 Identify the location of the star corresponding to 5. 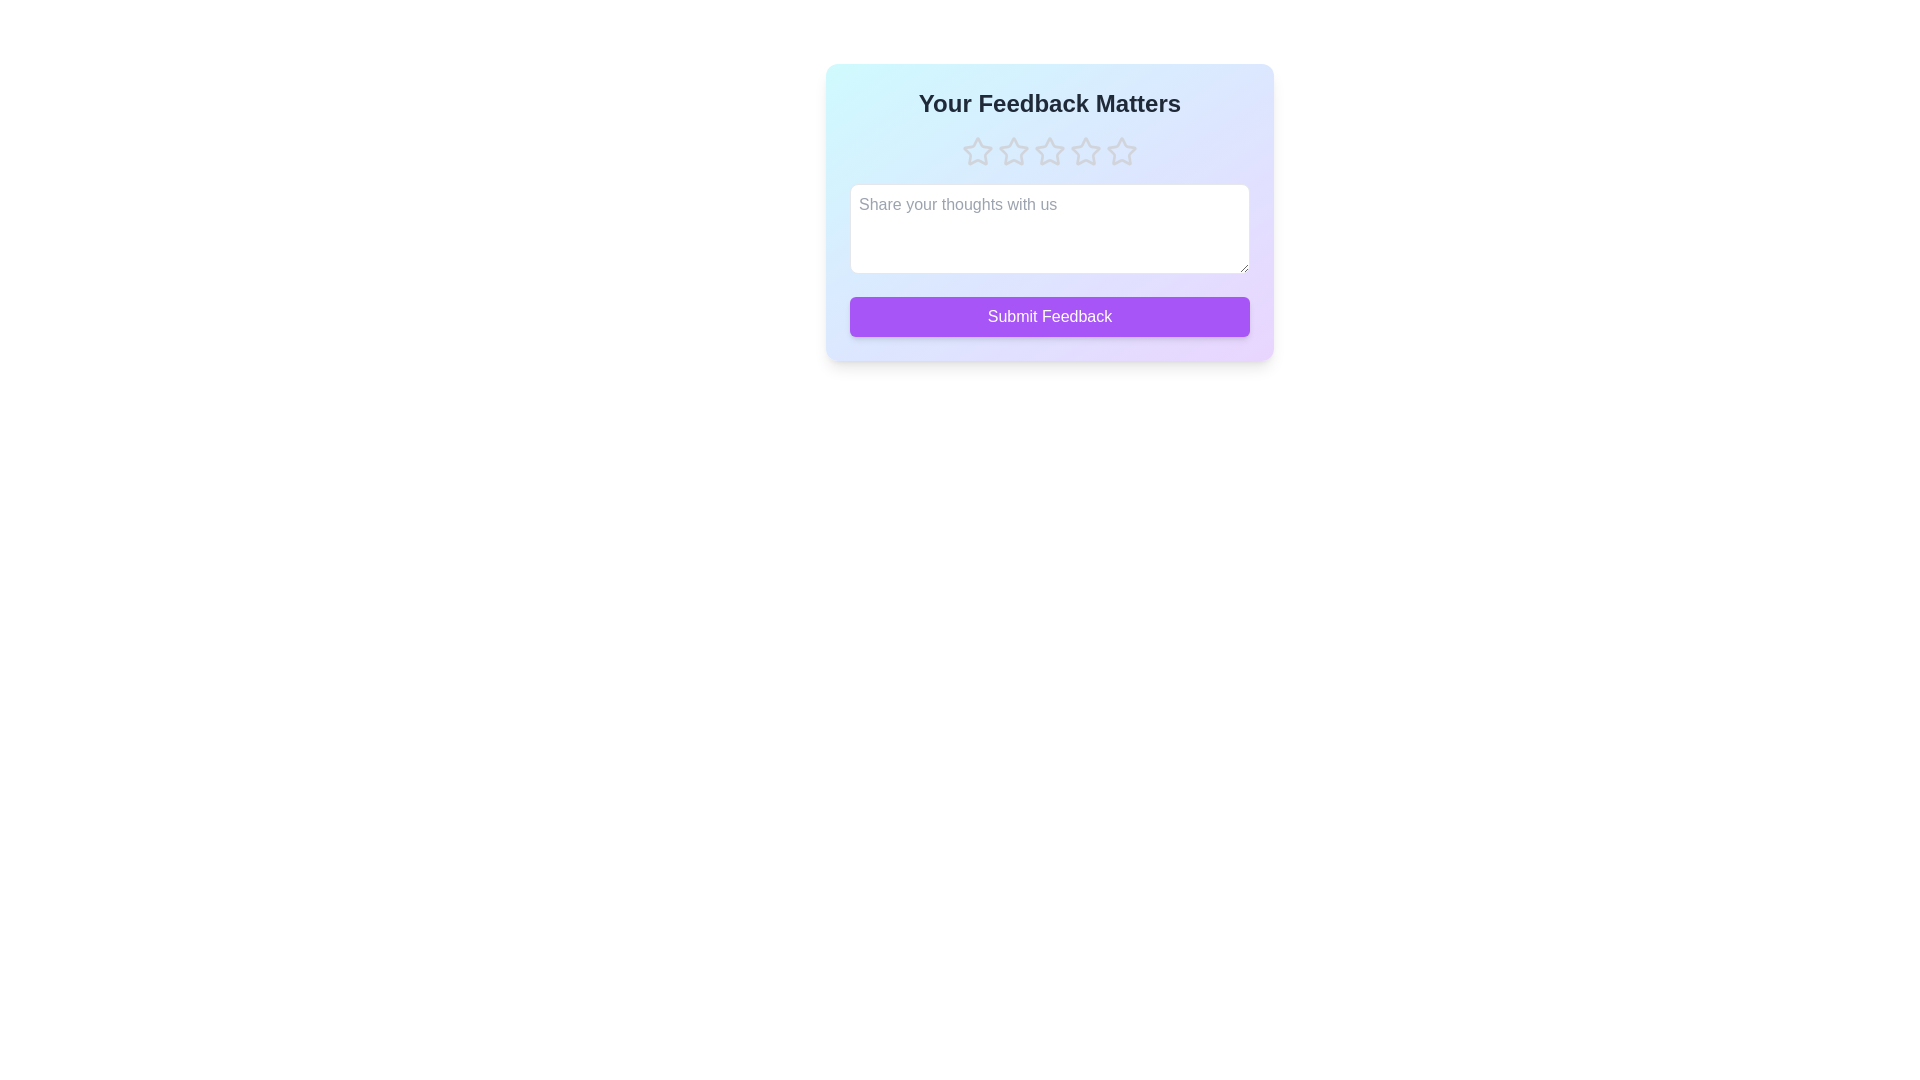
(1122, 150).